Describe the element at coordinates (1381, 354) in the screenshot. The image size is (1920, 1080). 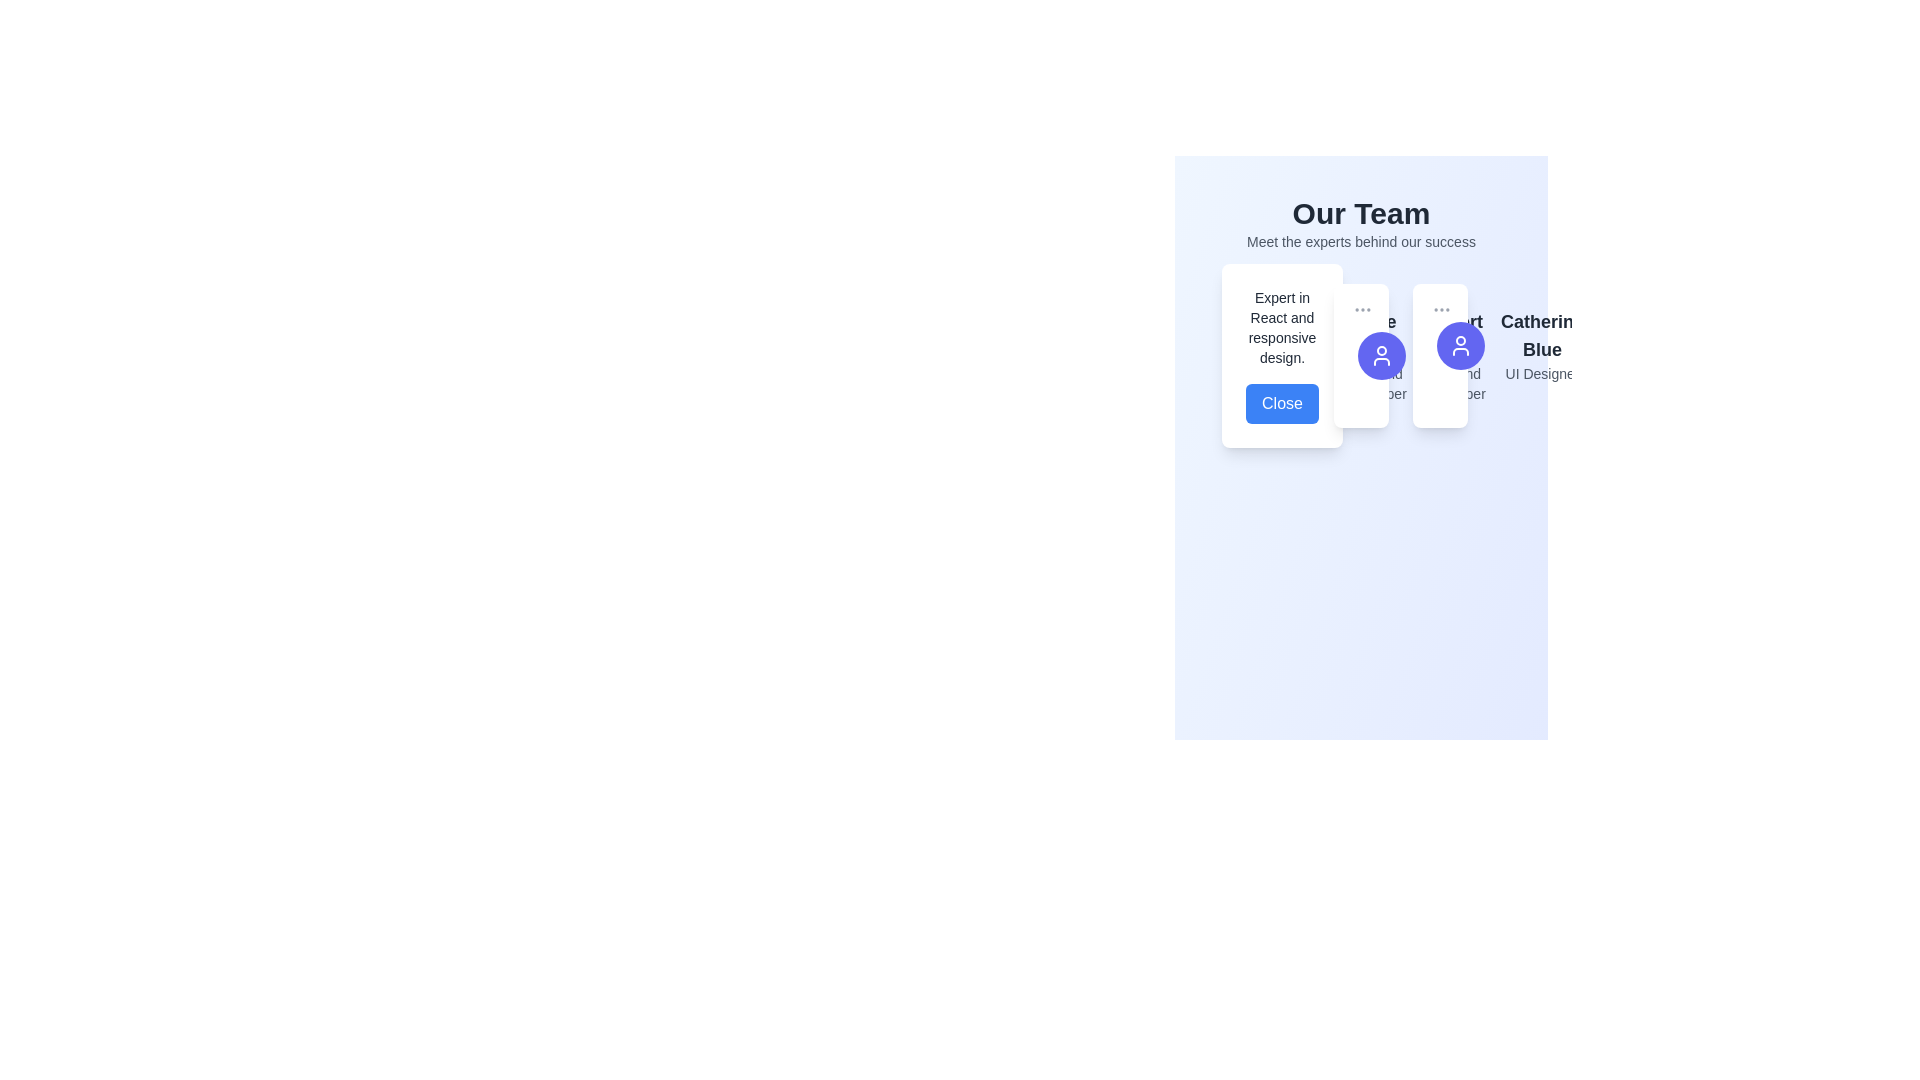
I see `the user icon styled as a silhouette of a head and shoulders located within a vibrant purple circular button` at that location.